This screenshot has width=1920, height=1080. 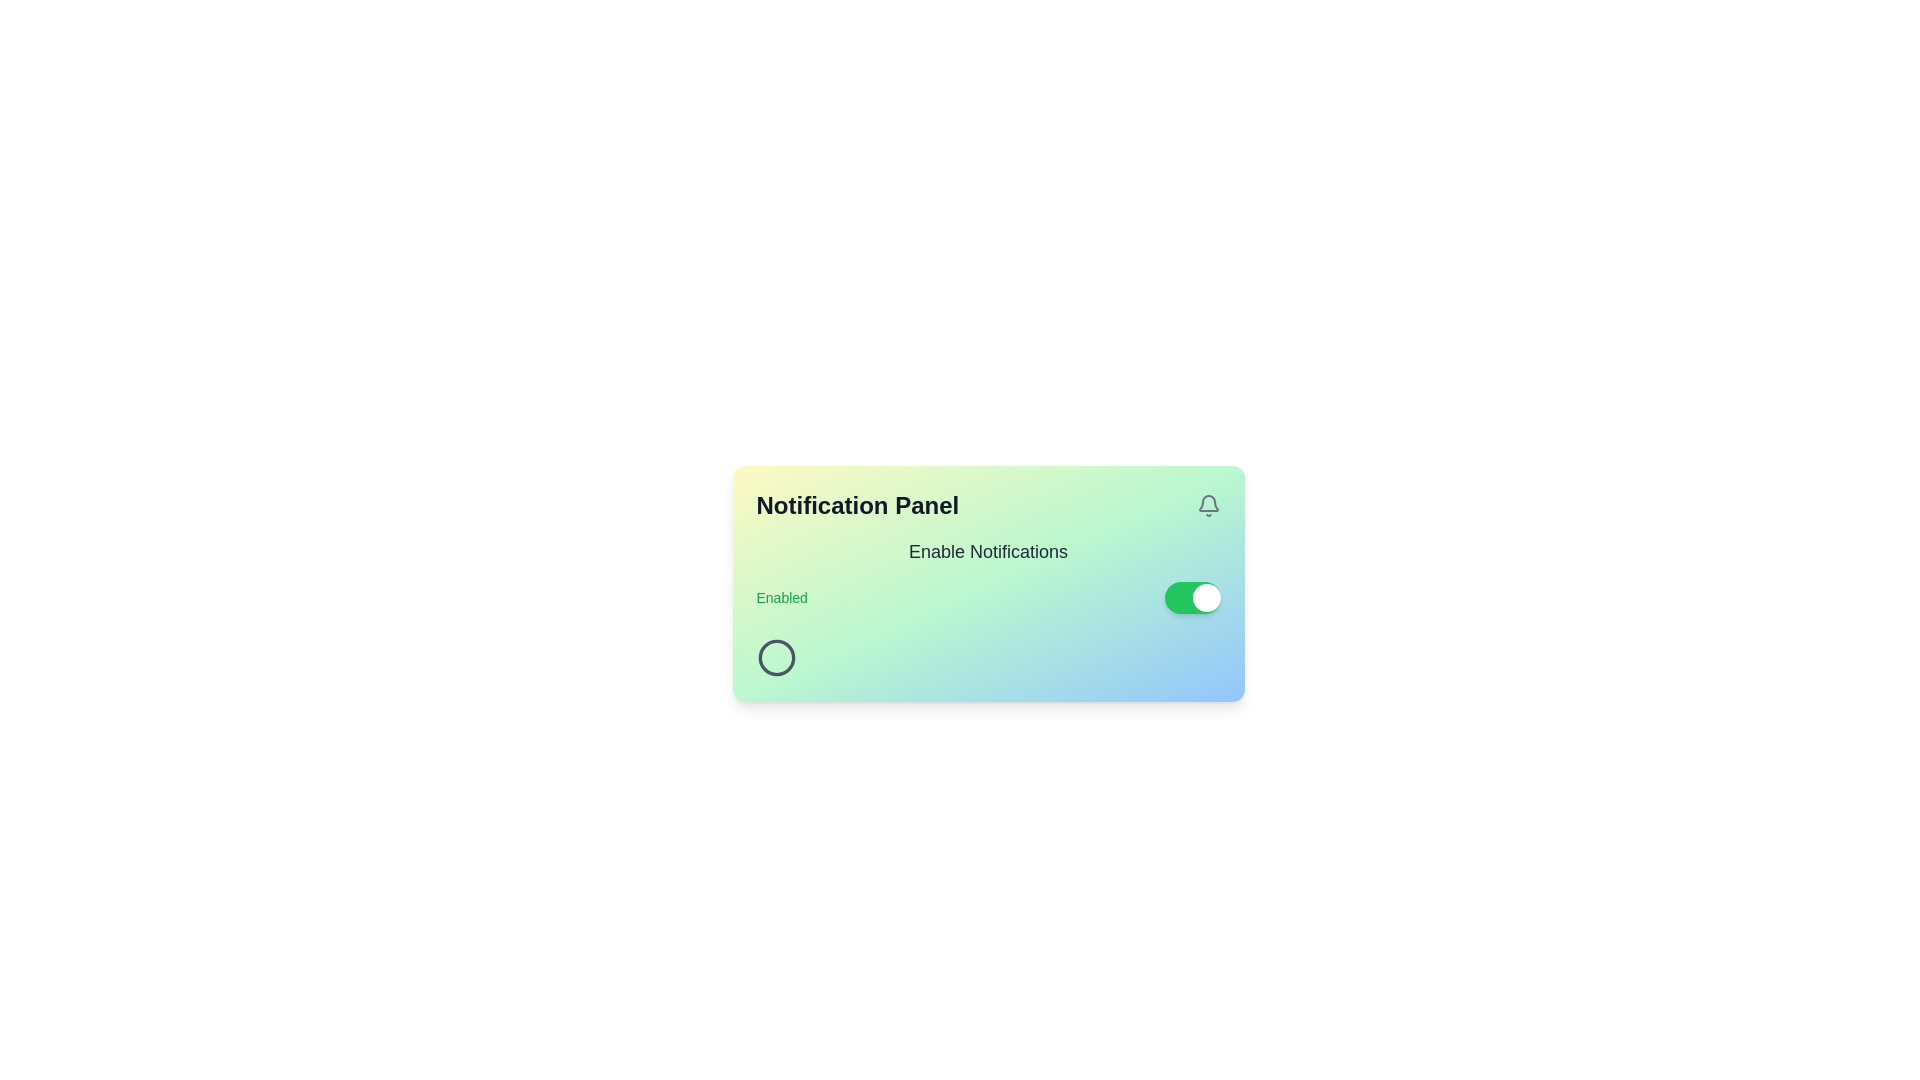 What do you see at coordinates (1207, 502) in the screenshot?
I see `the bell icon located at the top-right corner of the notification panel, which indicates notifications within the system interface` at bounding box center [1207, 502].